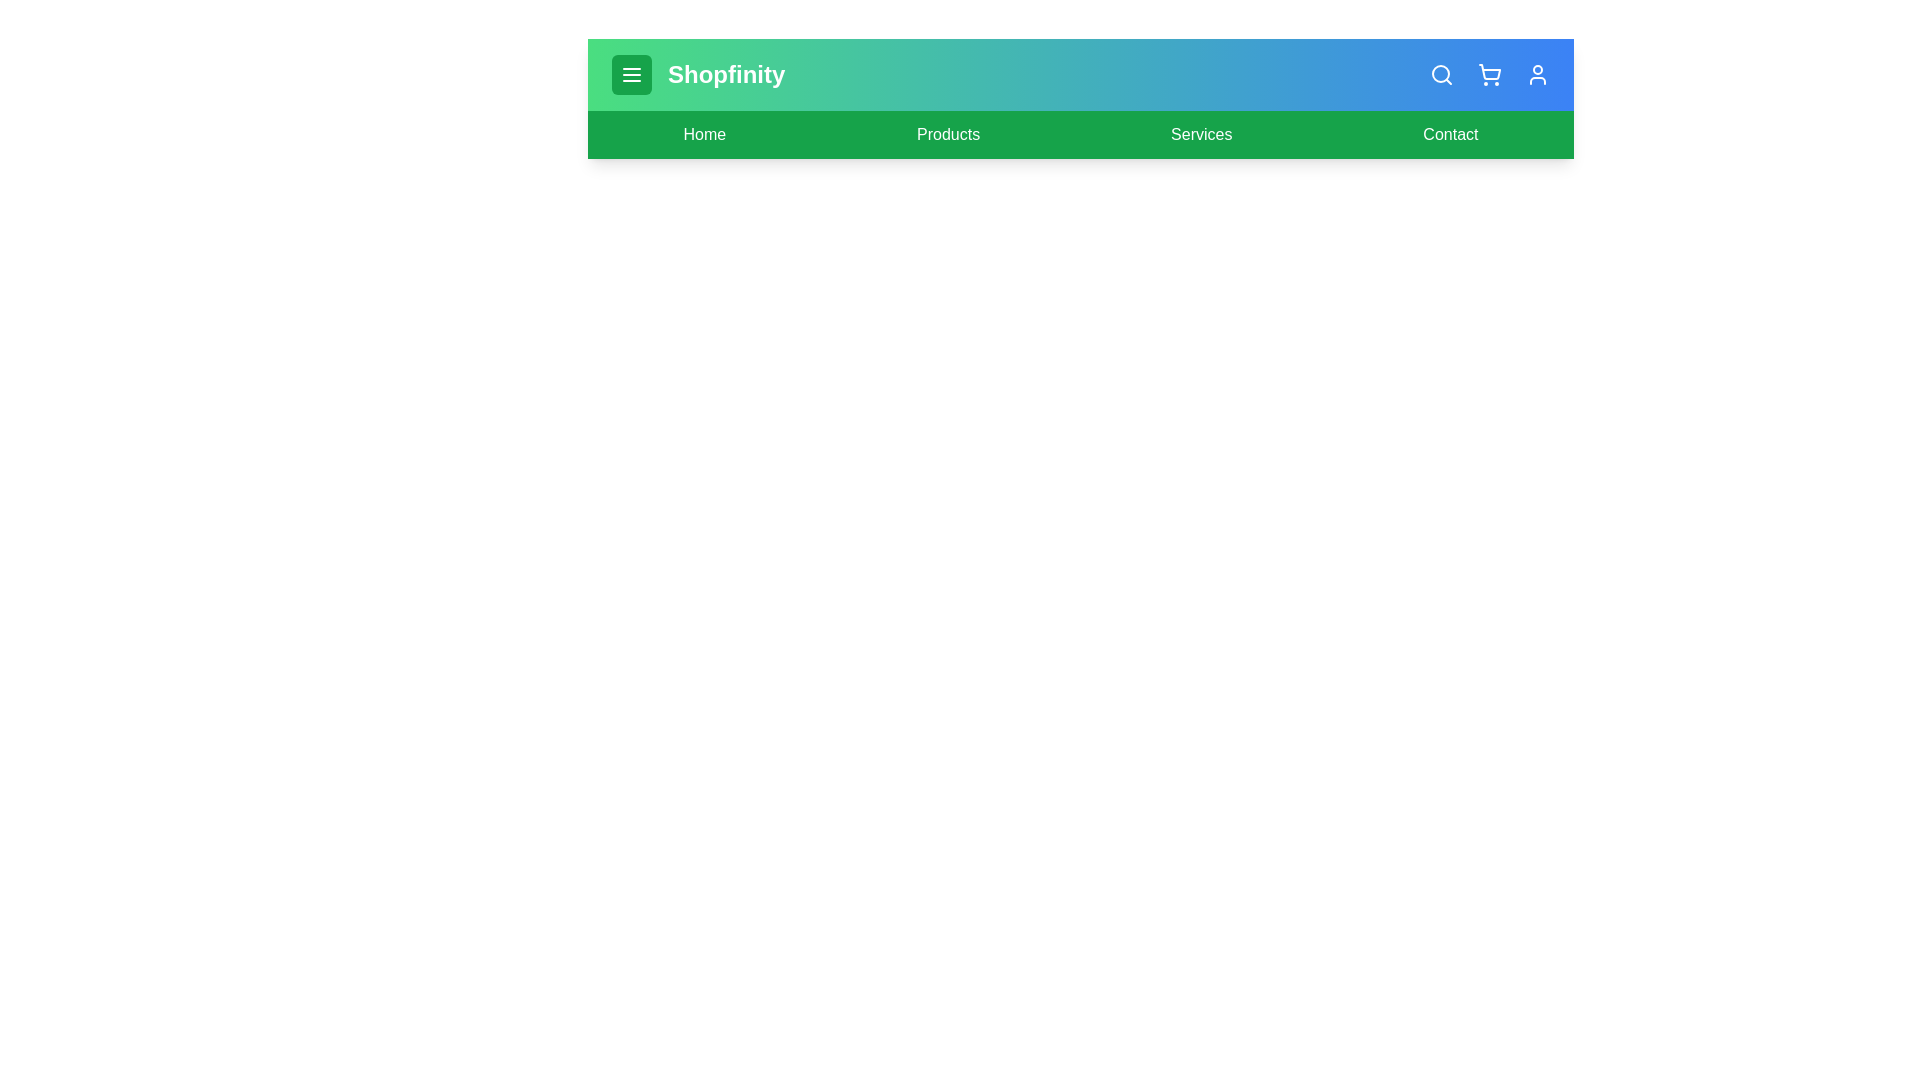 This screenshot has width=1920, height=1080. What do you see at coordinates (1536, 73) in the screenshot?
I see `the user_icon to observe its hover effect` at bounding box center [1536, 73].